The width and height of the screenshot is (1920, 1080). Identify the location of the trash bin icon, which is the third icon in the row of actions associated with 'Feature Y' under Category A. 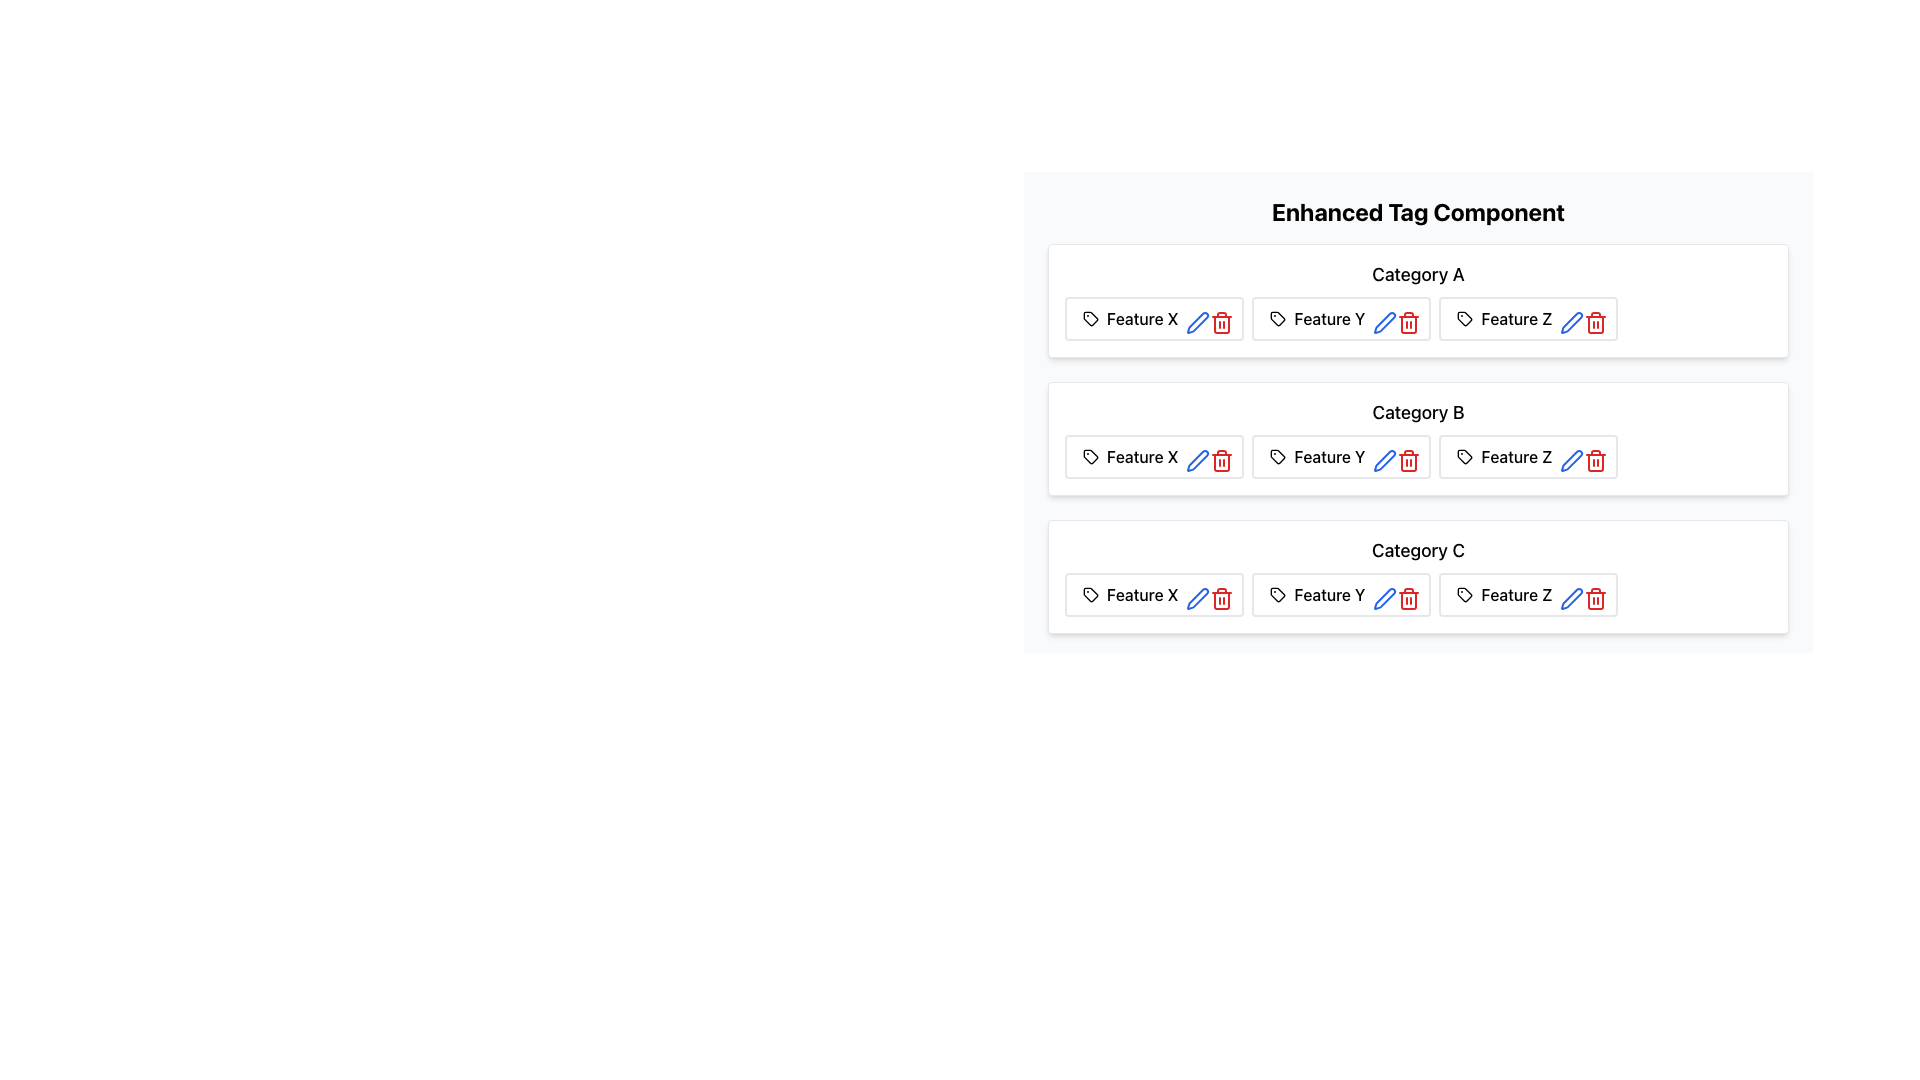
(1408, 322).